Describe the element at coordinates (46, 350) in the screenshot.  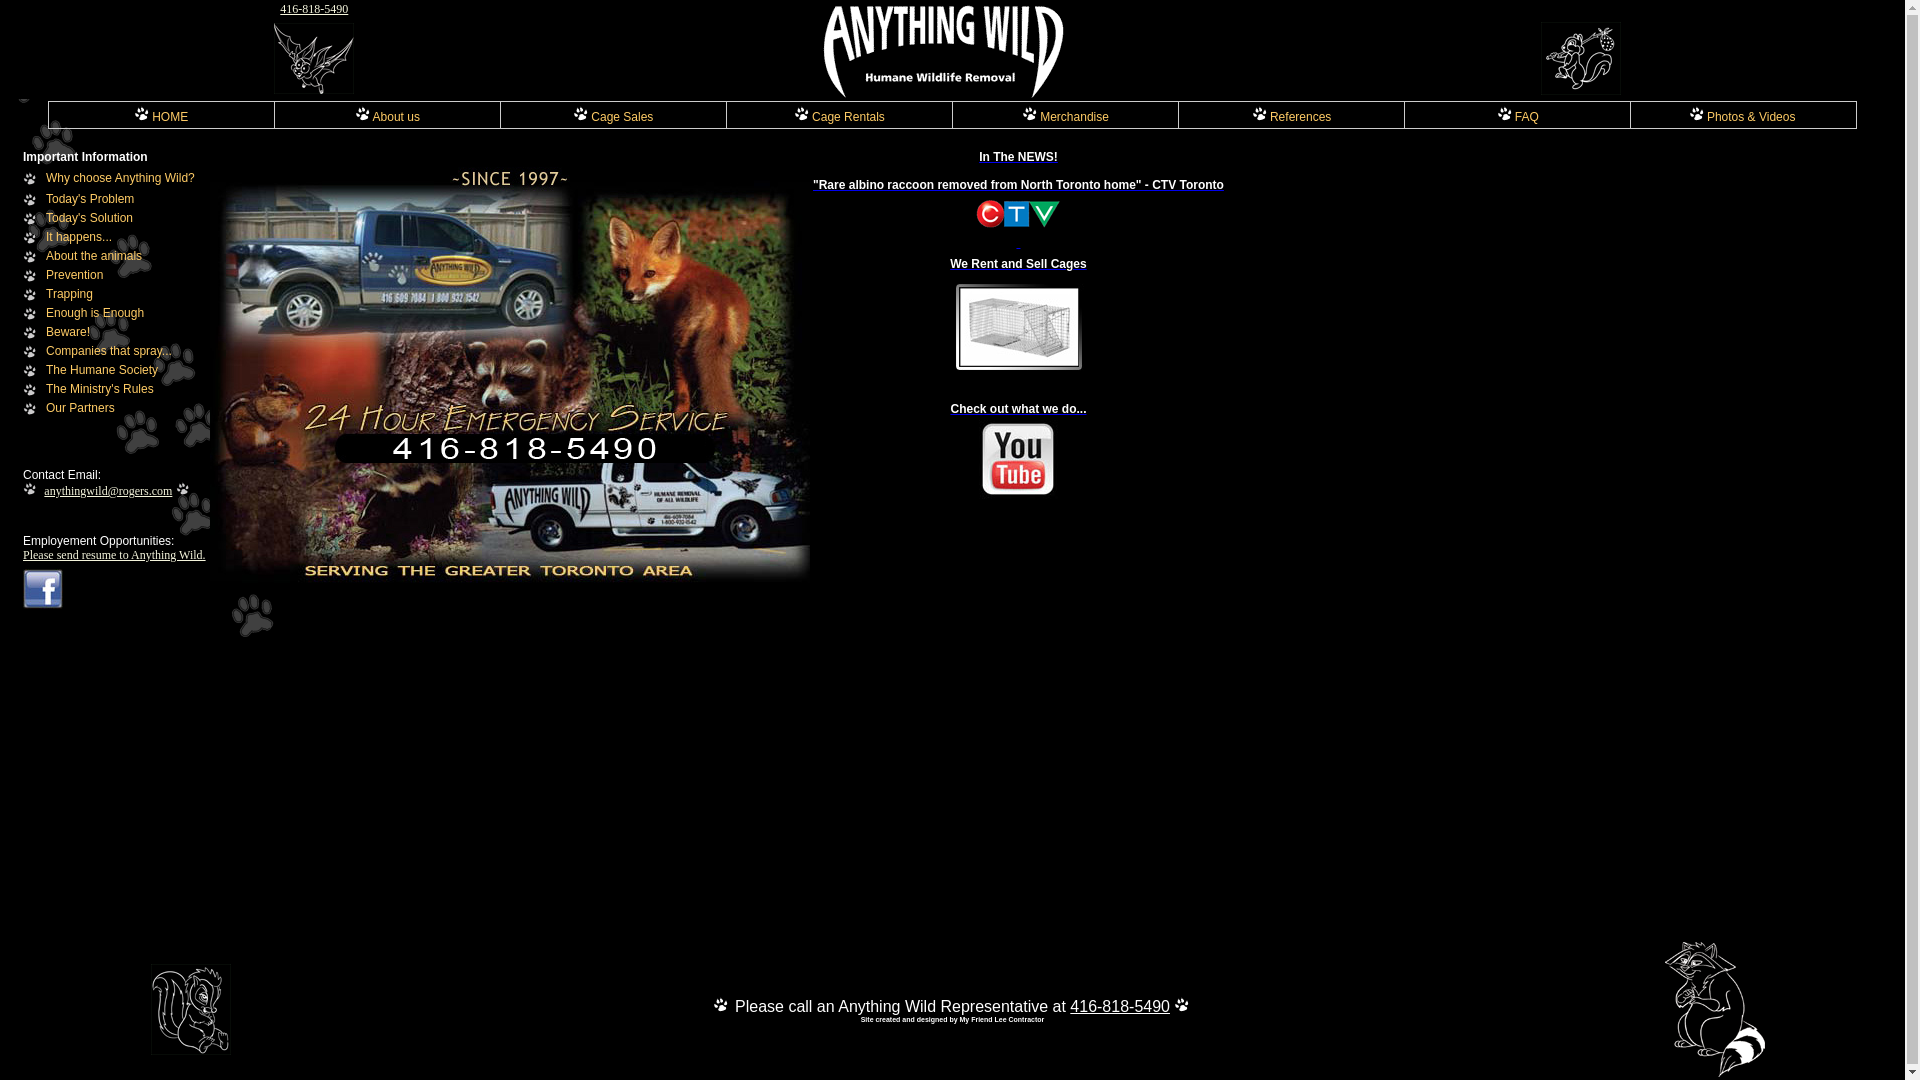
I see `'Companies that spray...'` at that location.